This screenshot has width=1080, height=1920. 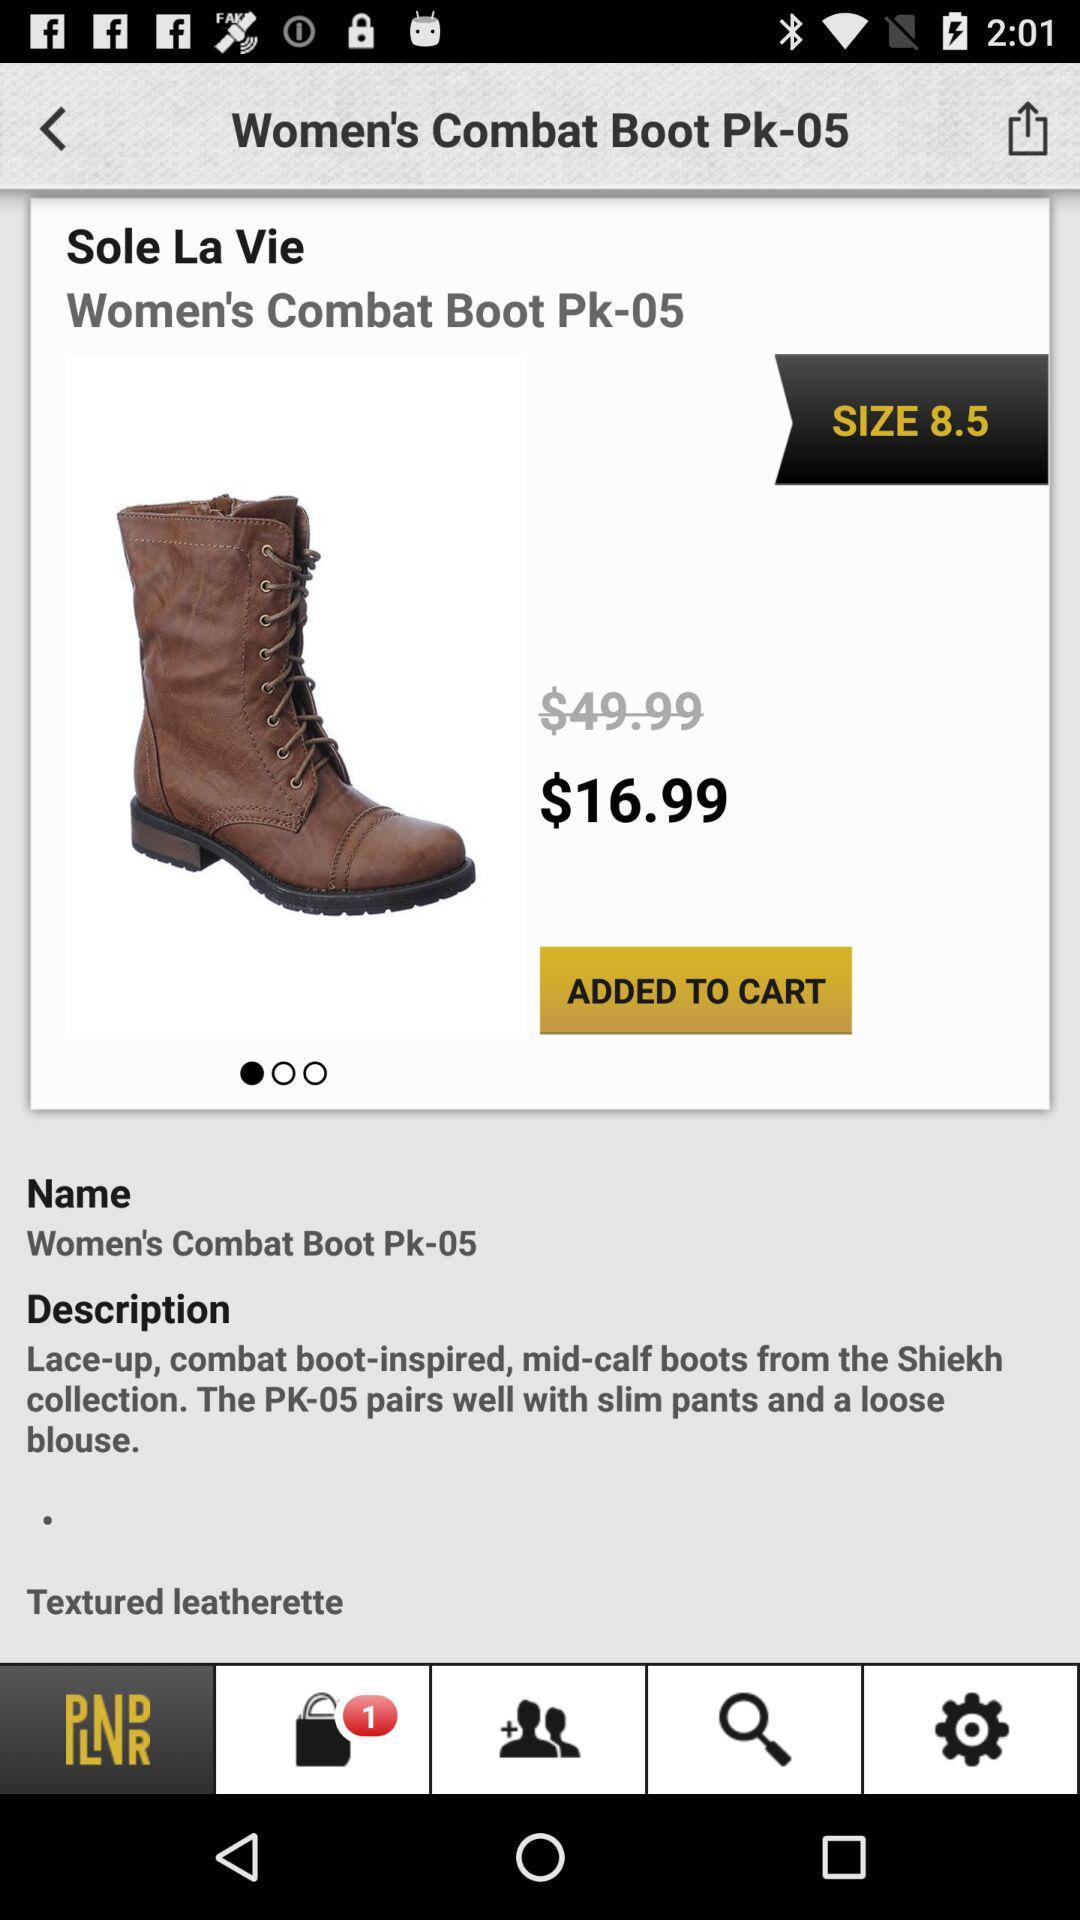 What do you see at coordinates (540, 1728) in the screenshot?
I see `the icon which is before the search icon` at bounding box center [540, 1728].